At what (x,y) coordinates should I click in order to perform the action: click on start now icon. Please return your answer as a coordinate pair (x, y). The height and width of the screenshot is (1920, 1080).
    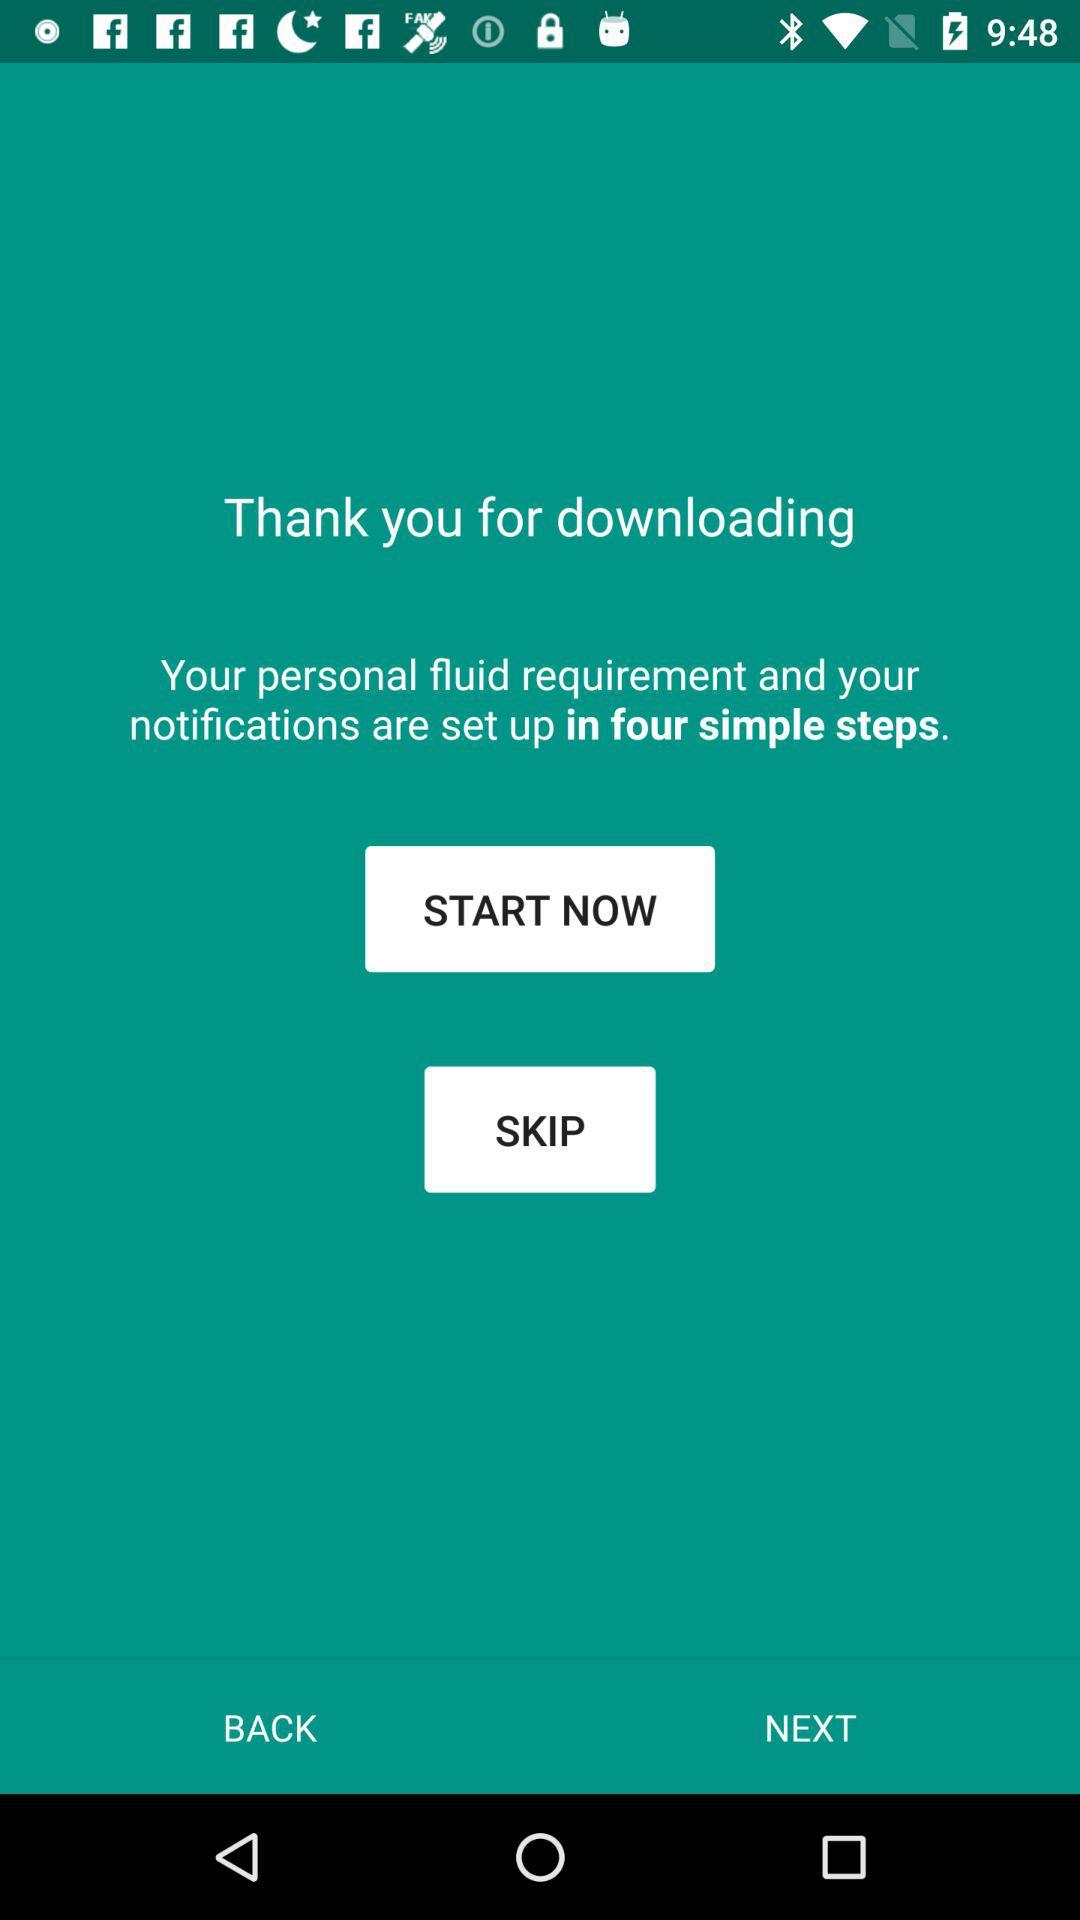
    Looking at the image, I should click on (540, 907).